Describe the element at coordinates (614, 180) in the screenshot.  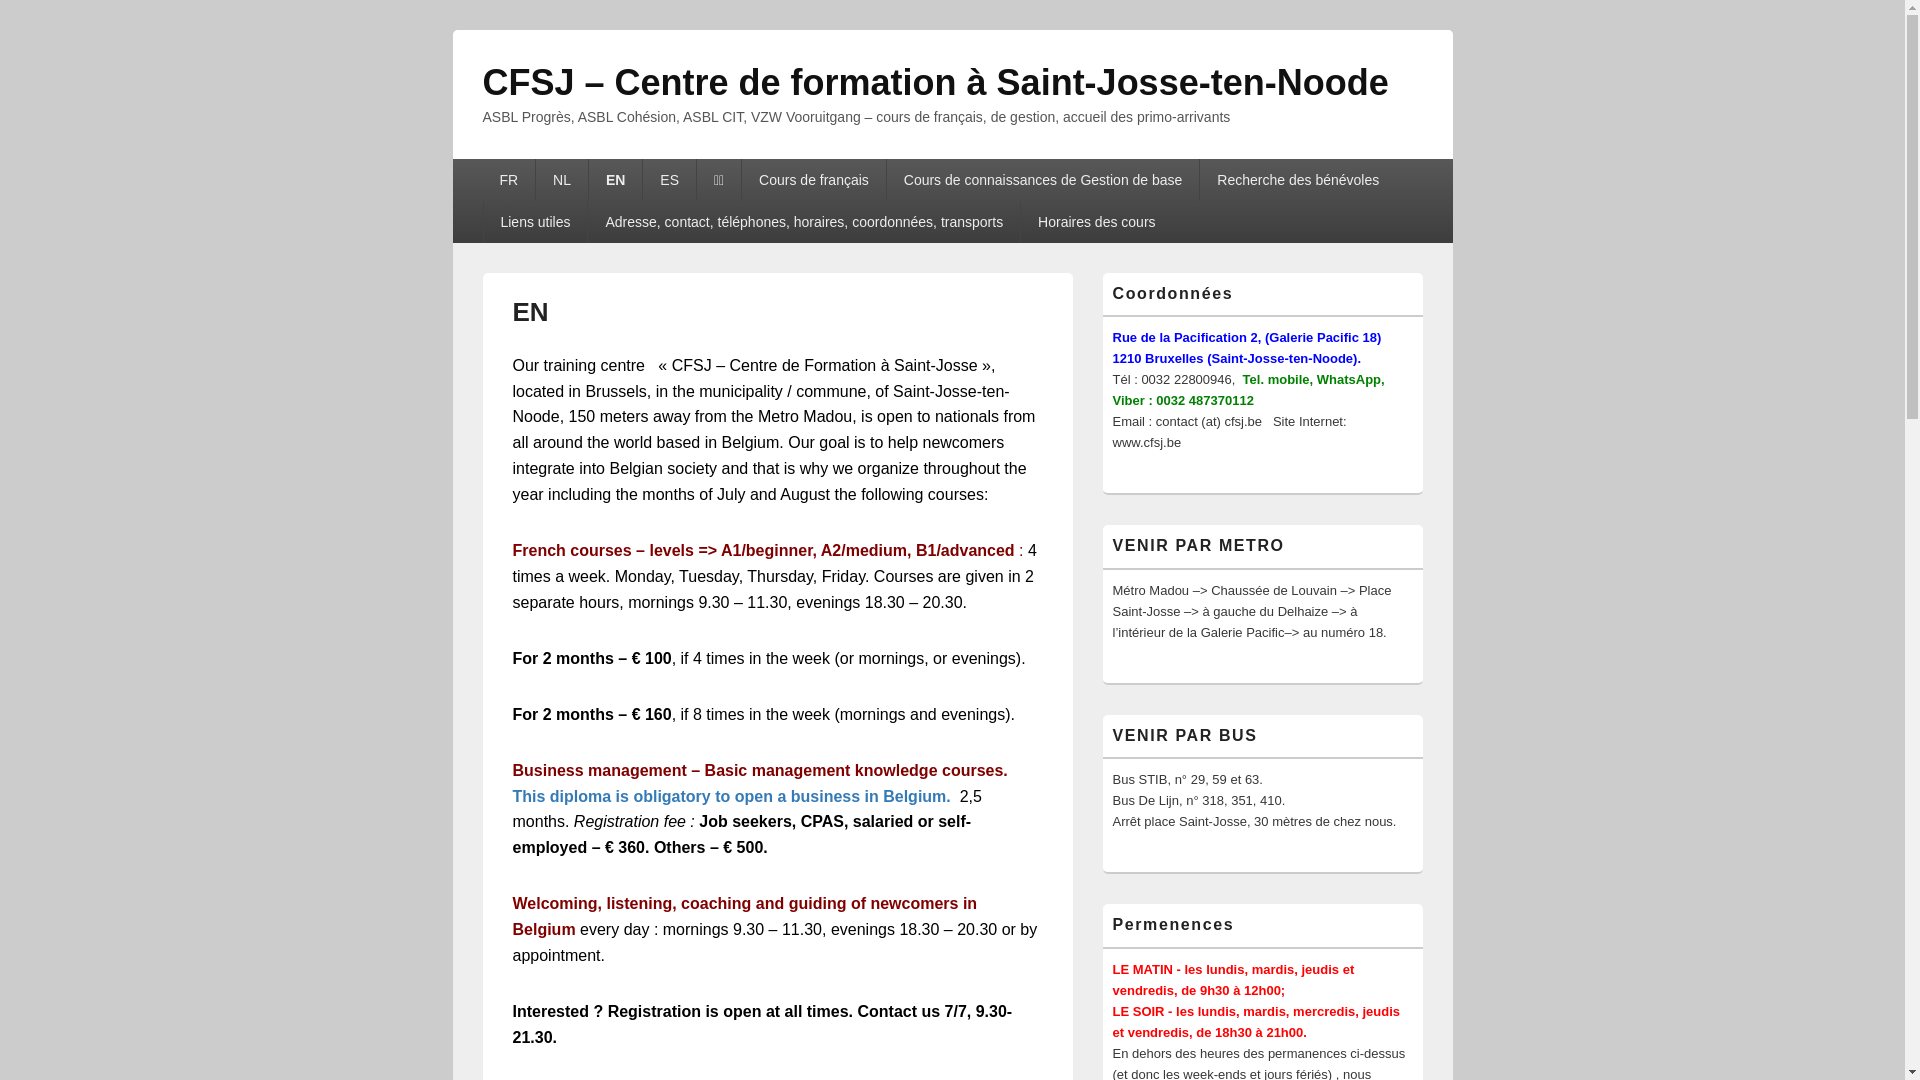
I see `'EN'` at that location.